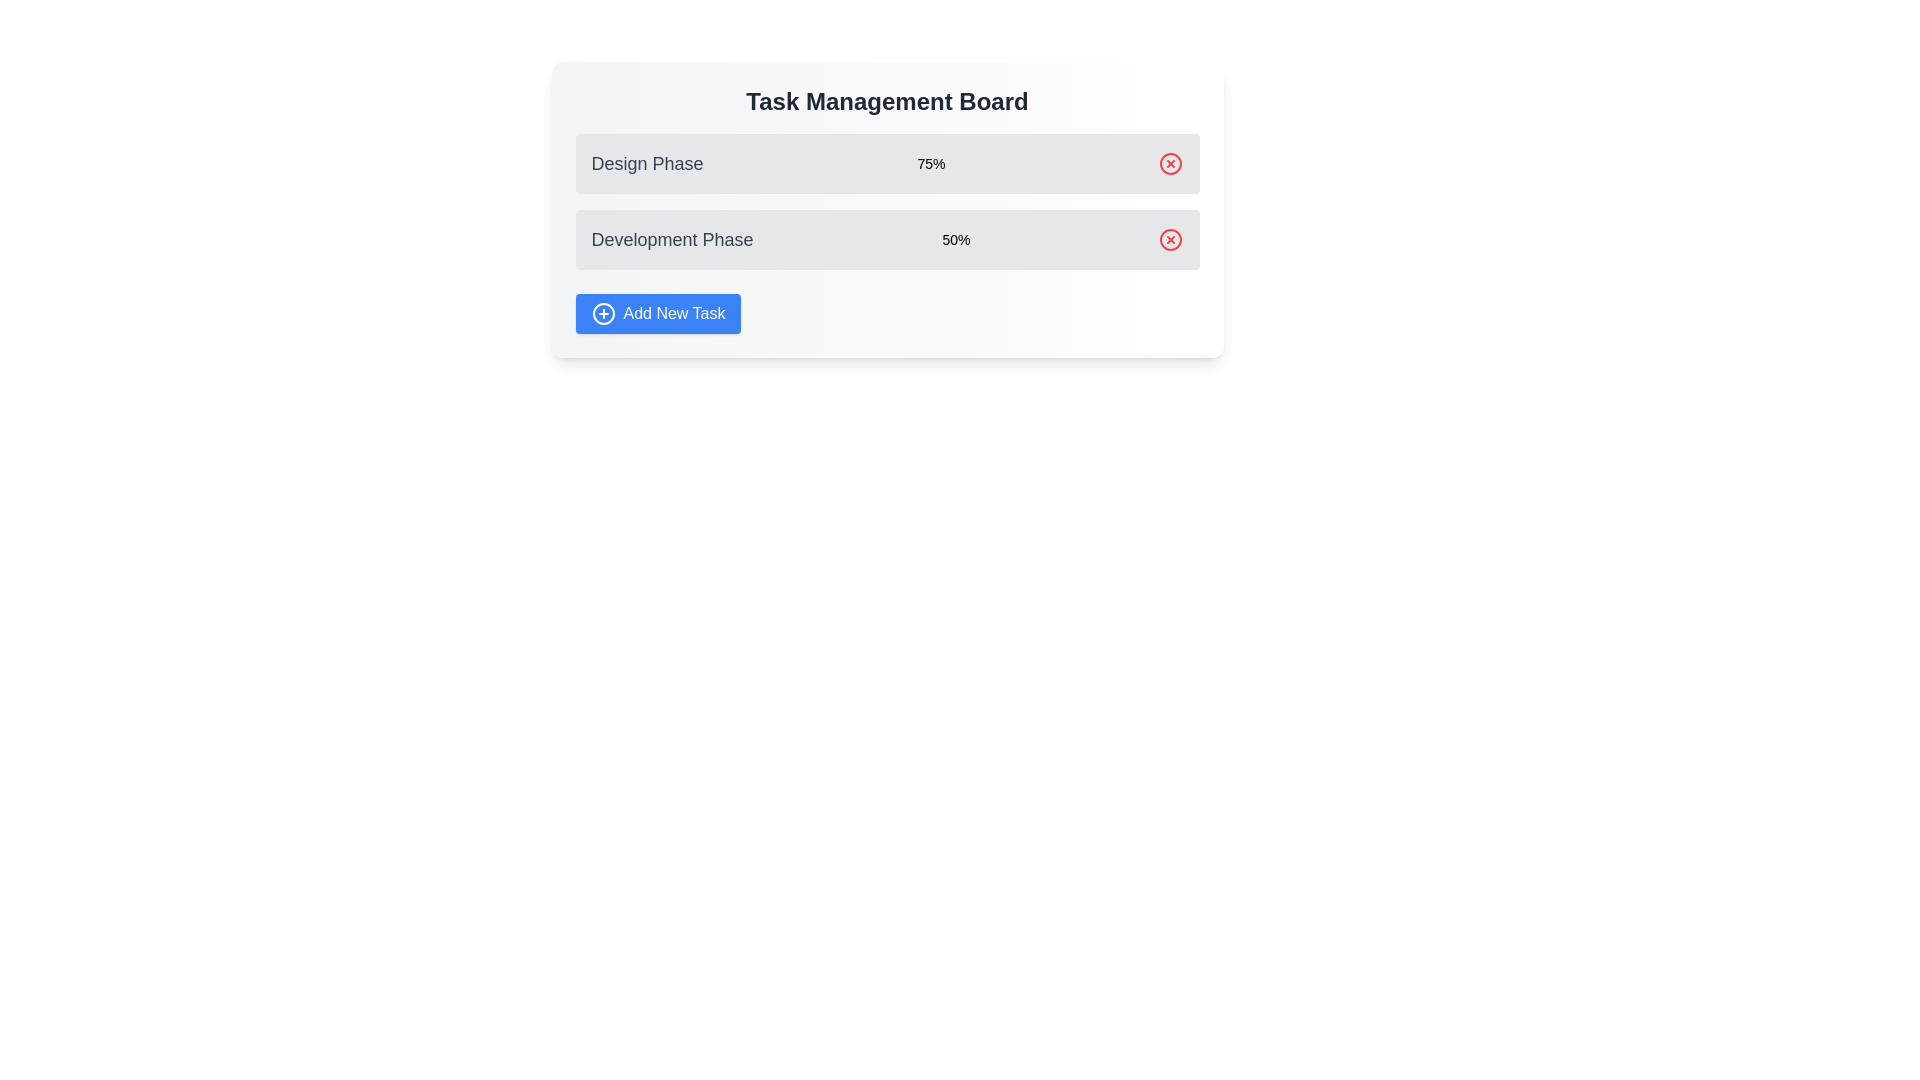  Describe the element at coordinates (672, 238) in the screenshot. I see `the static text label that identifies the current development stage or task in the task management board` at that location.